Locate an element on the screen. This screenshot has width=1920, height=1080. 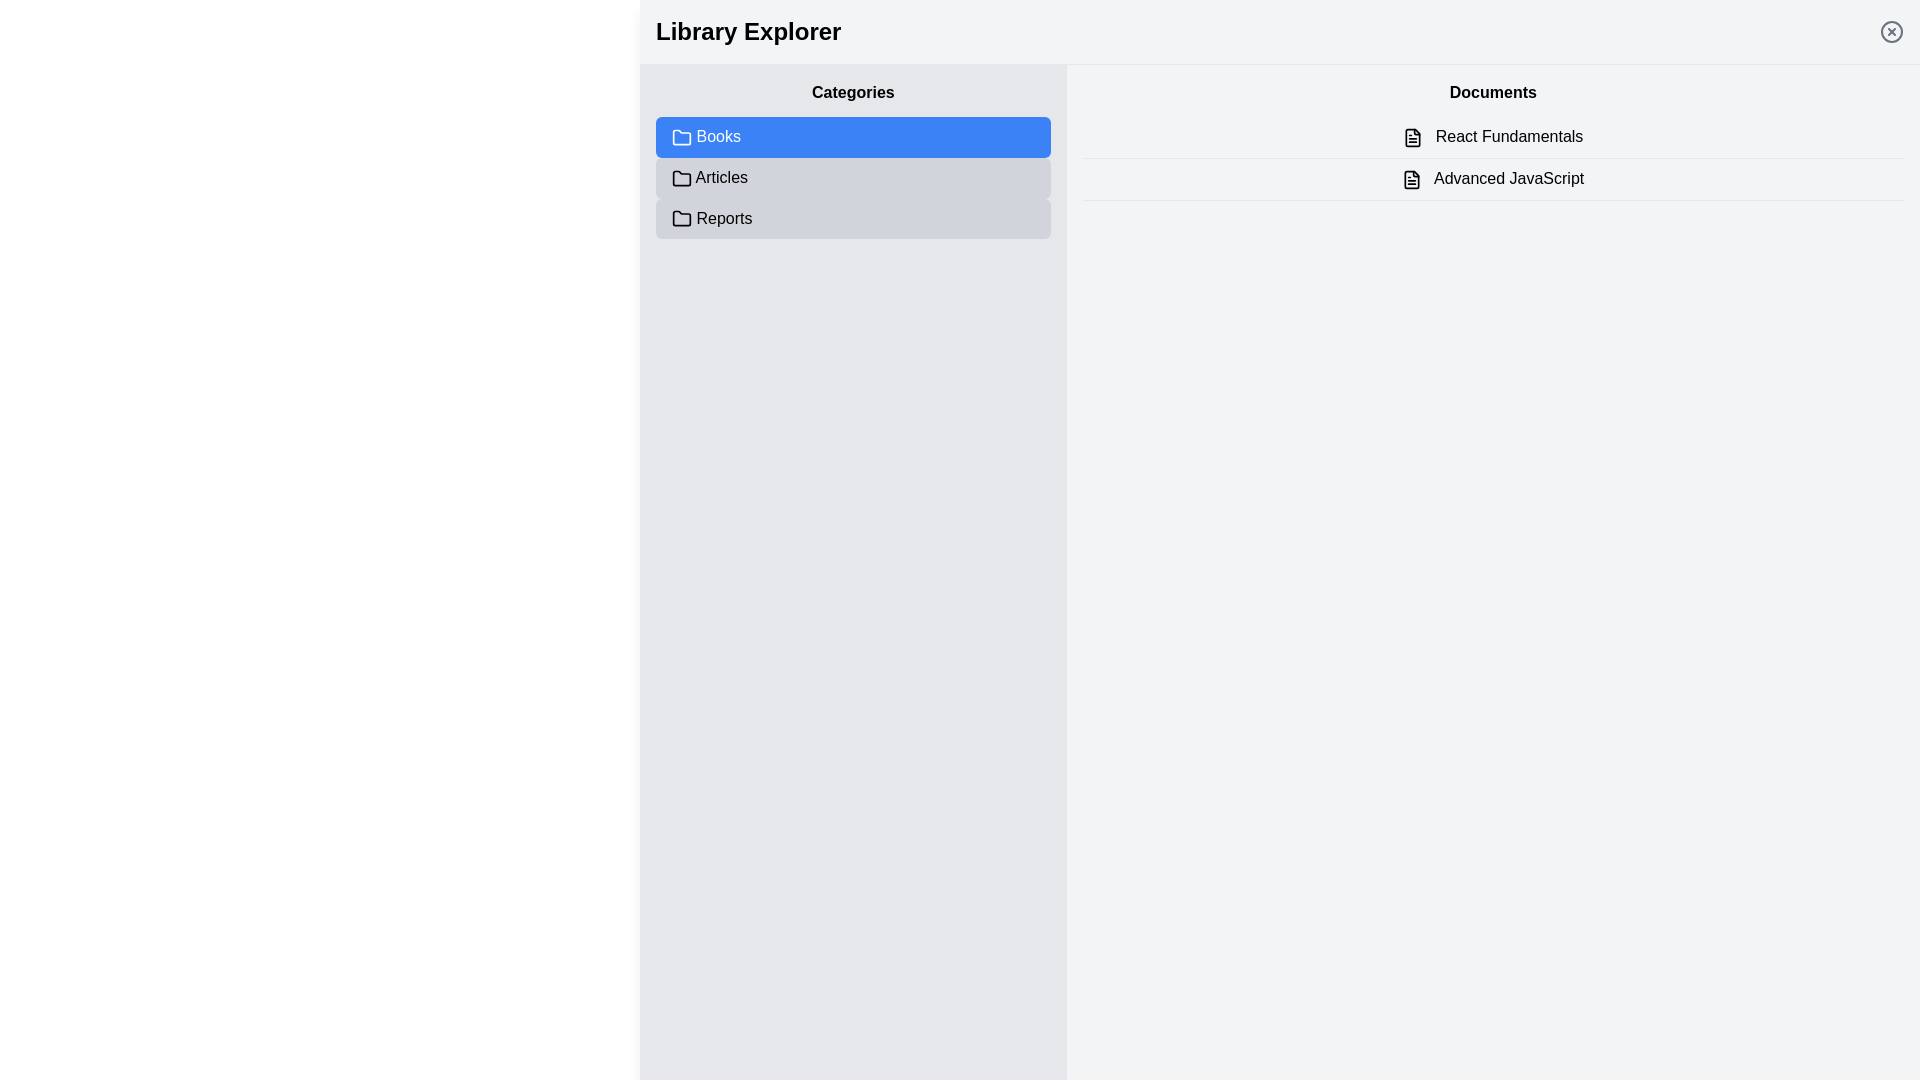
the 'Articles' folder icon in the 'Categories' sidebar is located at coordinates (681, 177).